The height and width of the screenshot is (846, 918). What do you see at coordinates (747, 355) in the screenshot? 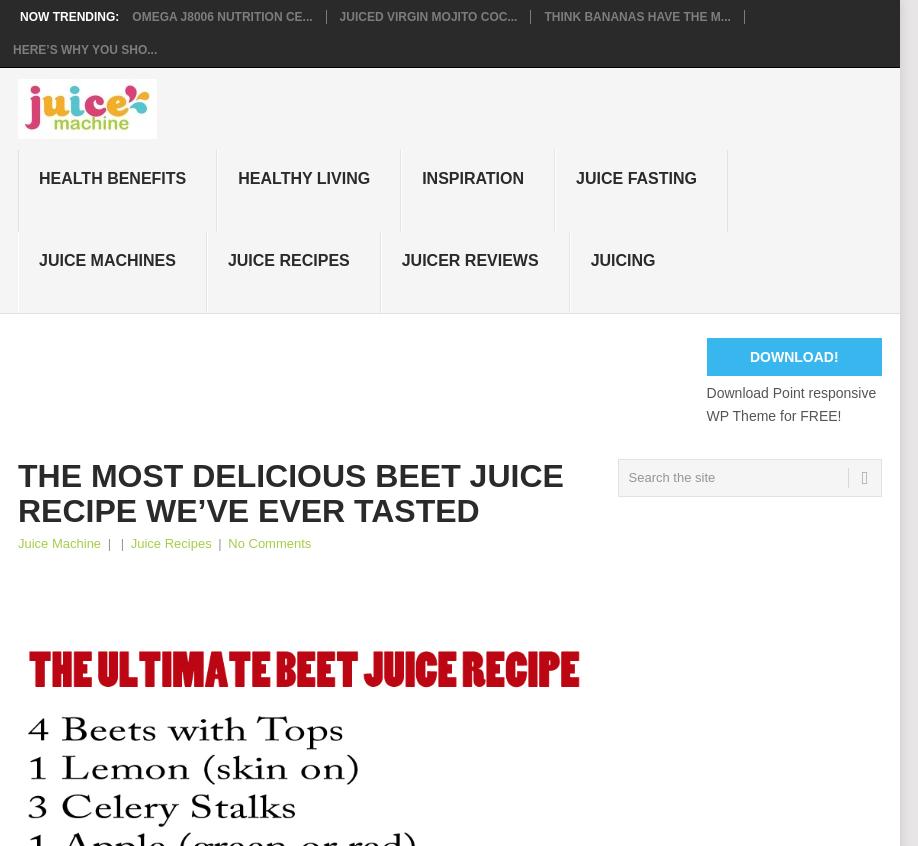
I see `'Download!'` at bounding box center [747, 355].